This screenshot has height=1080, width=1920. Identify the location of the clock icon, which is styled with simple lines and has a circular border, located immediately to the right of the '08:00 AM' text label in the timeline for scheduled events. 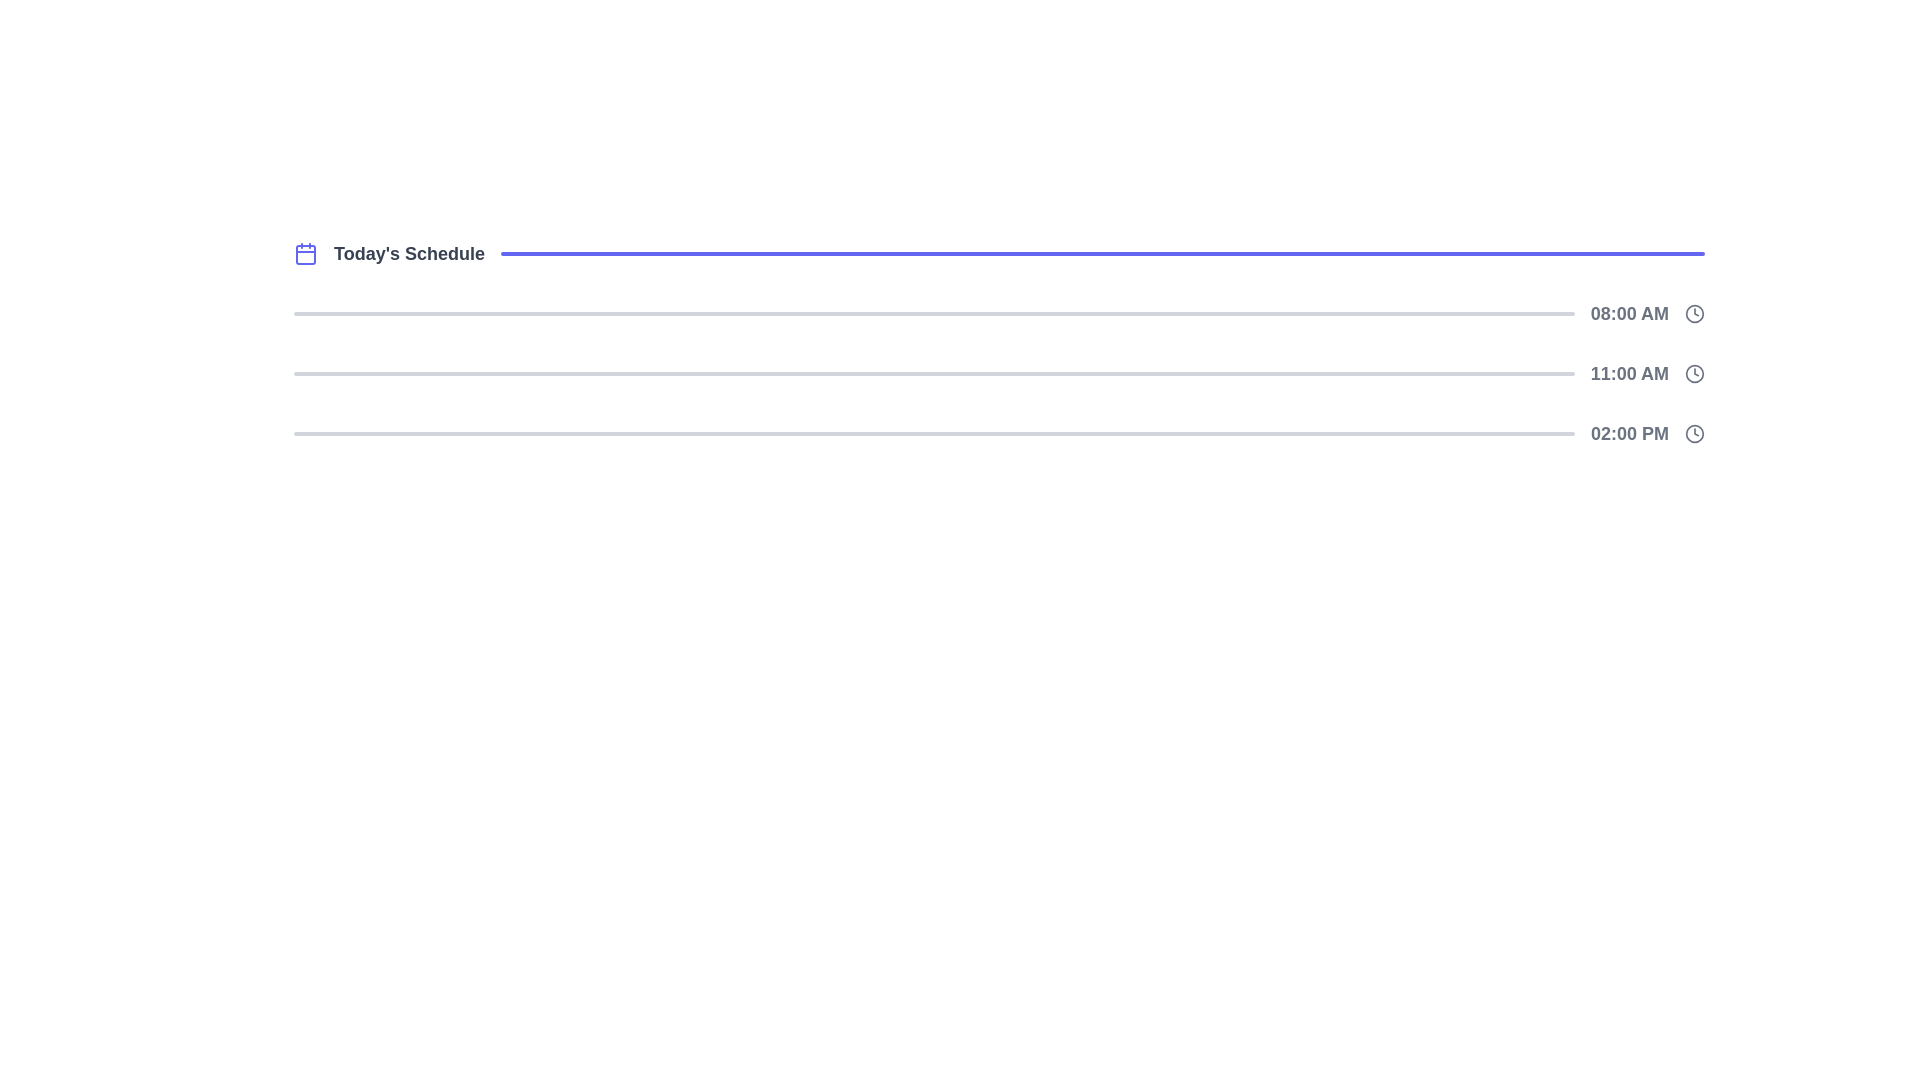
(1693, 313).